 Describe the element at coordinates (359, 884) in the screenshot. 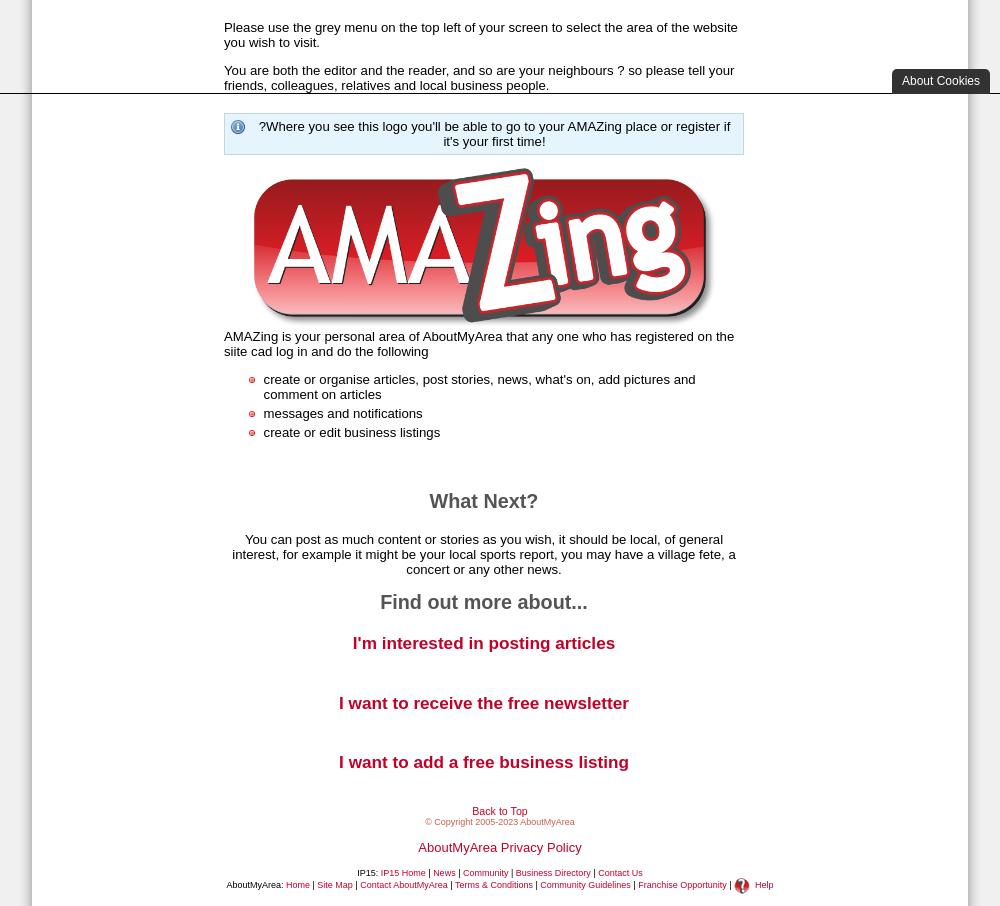

I see `'Contact AboutMyArea'` at that location.